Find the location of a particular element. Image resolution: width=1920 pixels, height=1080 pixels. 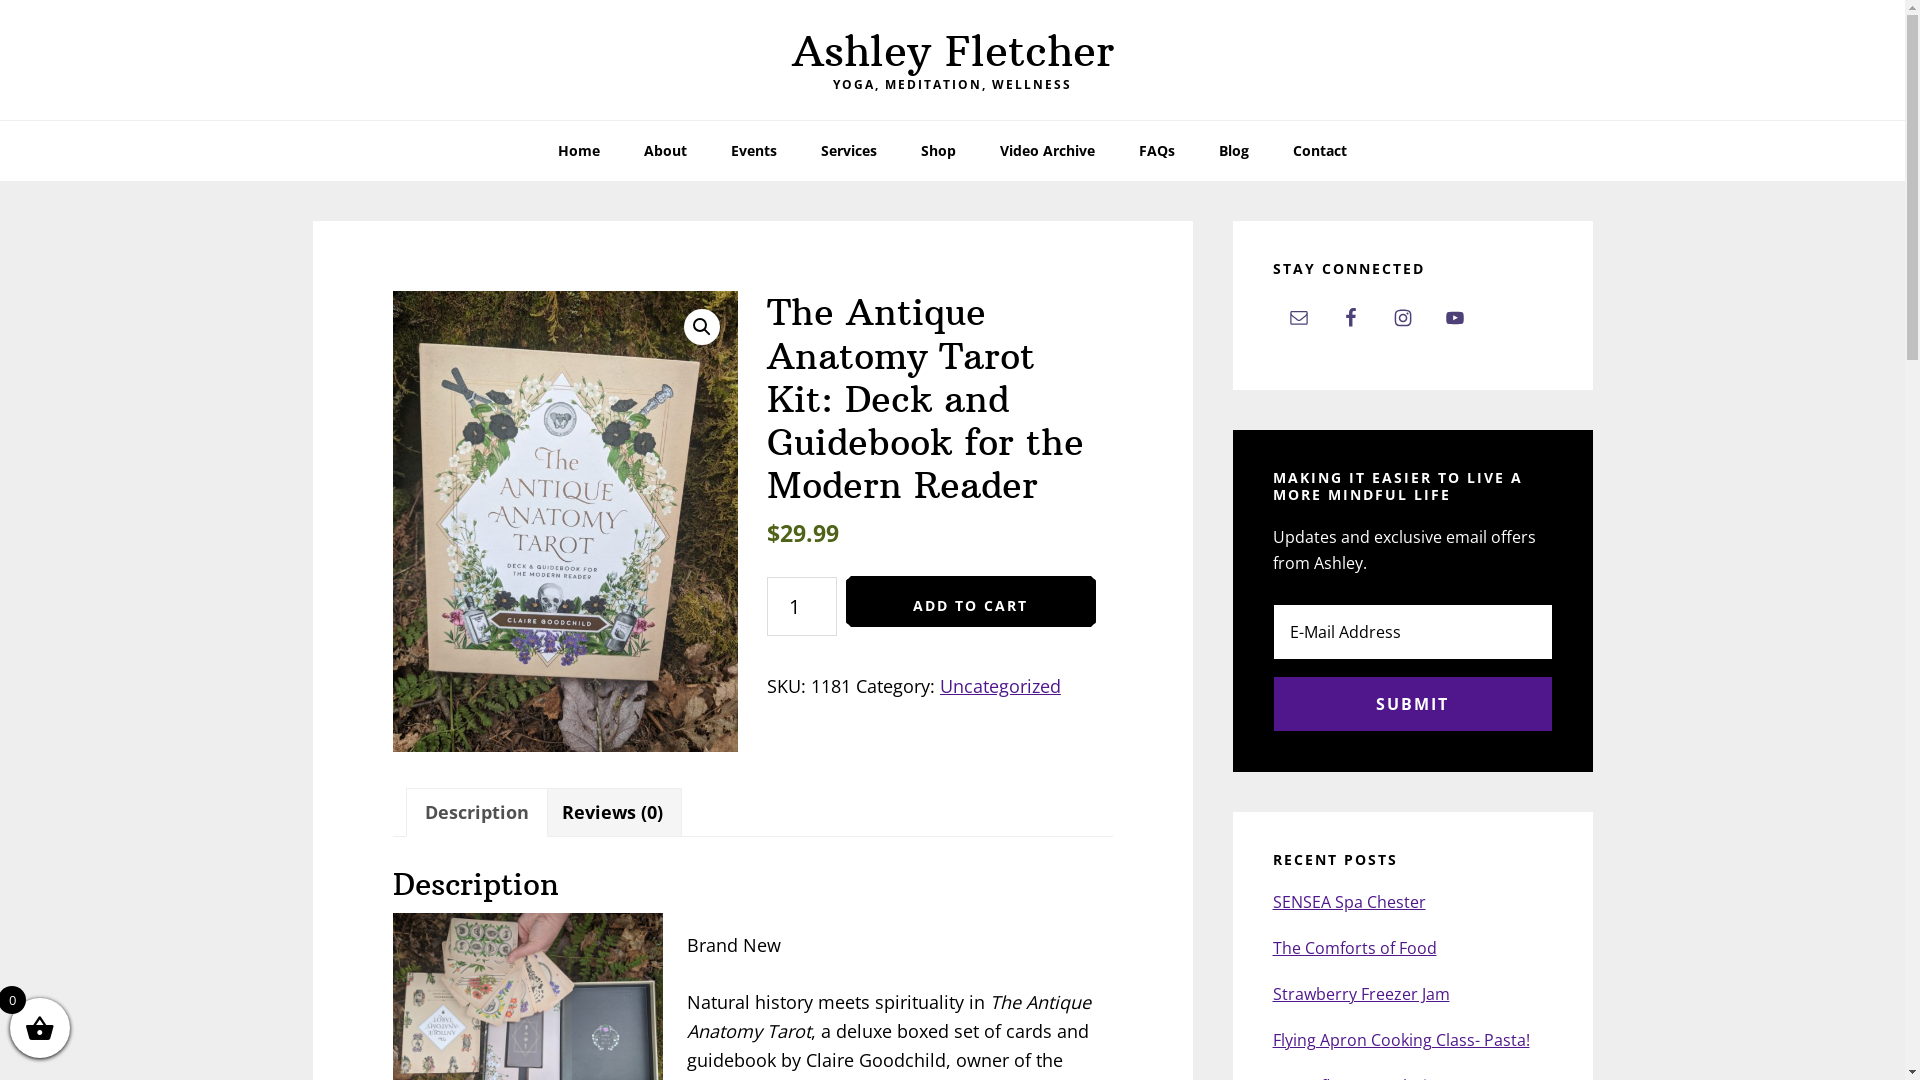

'About' is located at coordinates (665, 149).